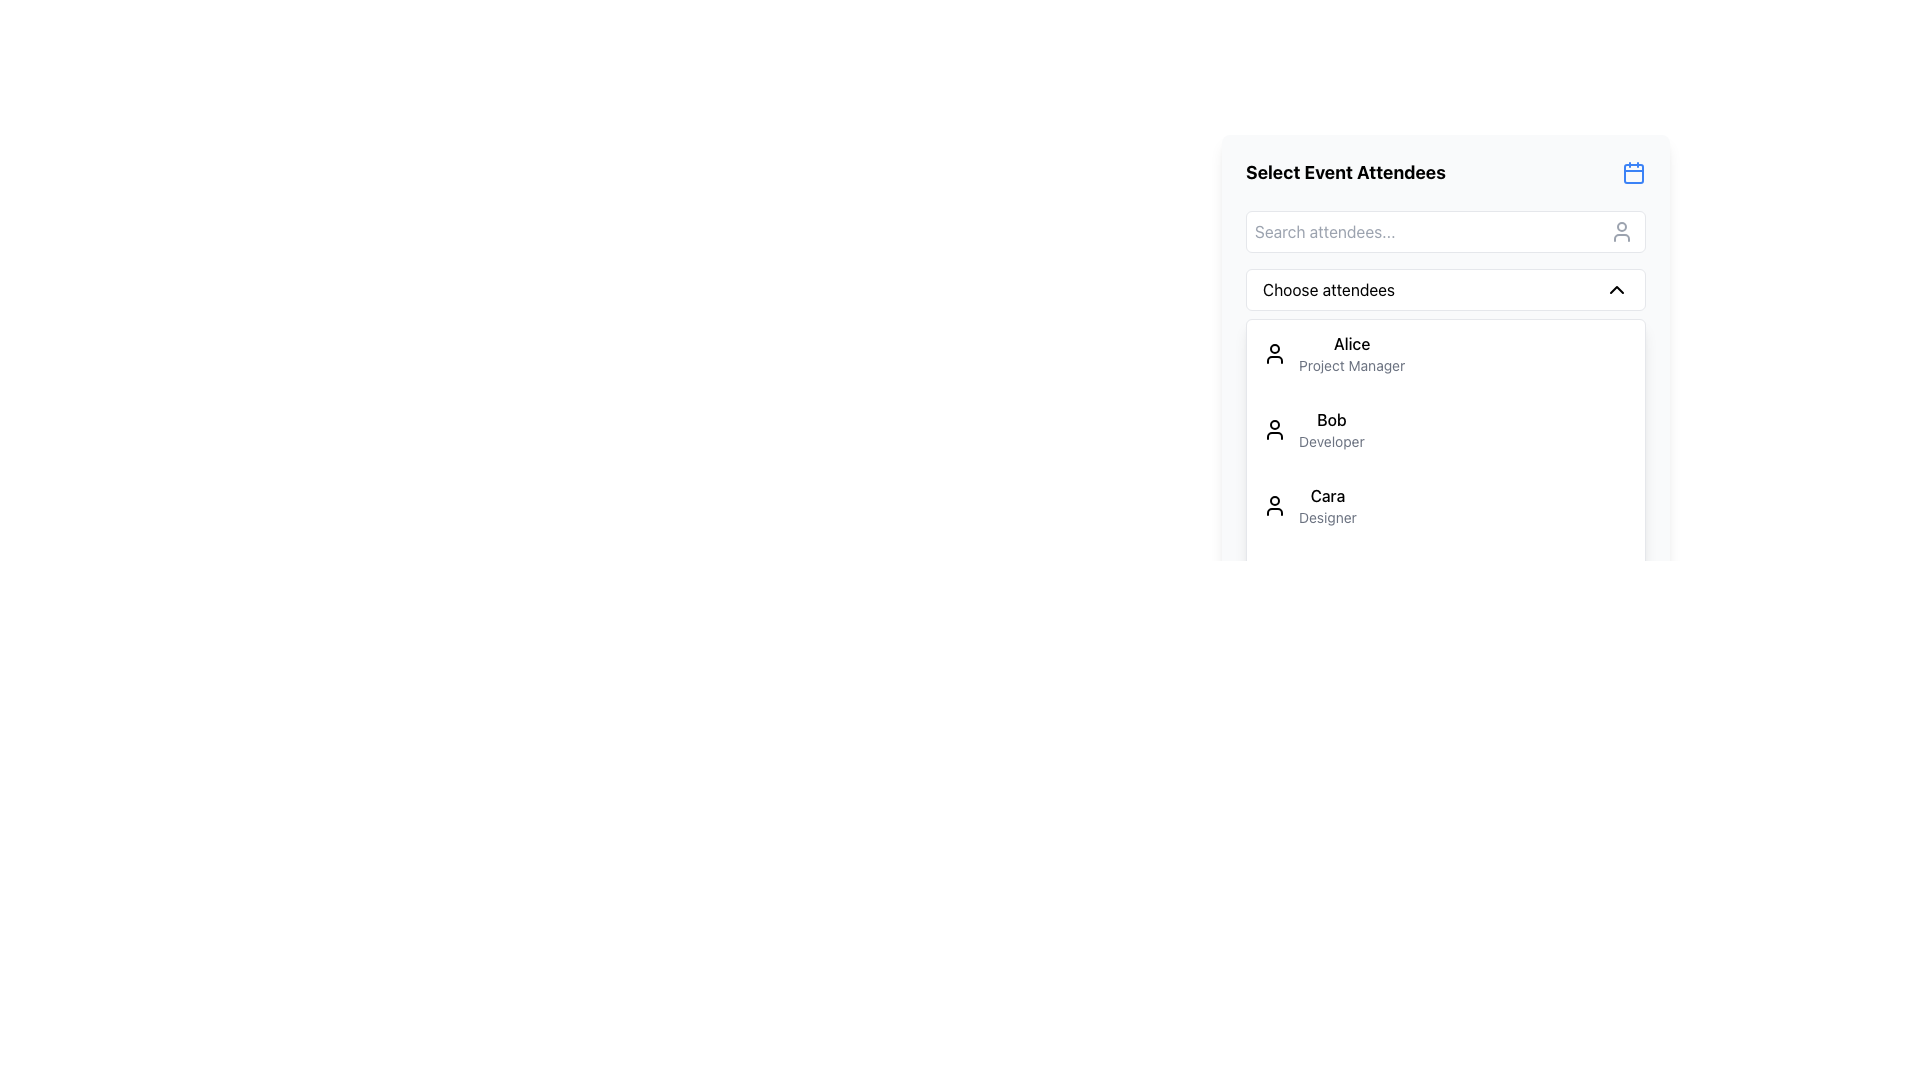 The image size is (1920, 1080). I want to click on on the text element displaying the first name 'Cara' in the list of attendees, so click(1327, 495).